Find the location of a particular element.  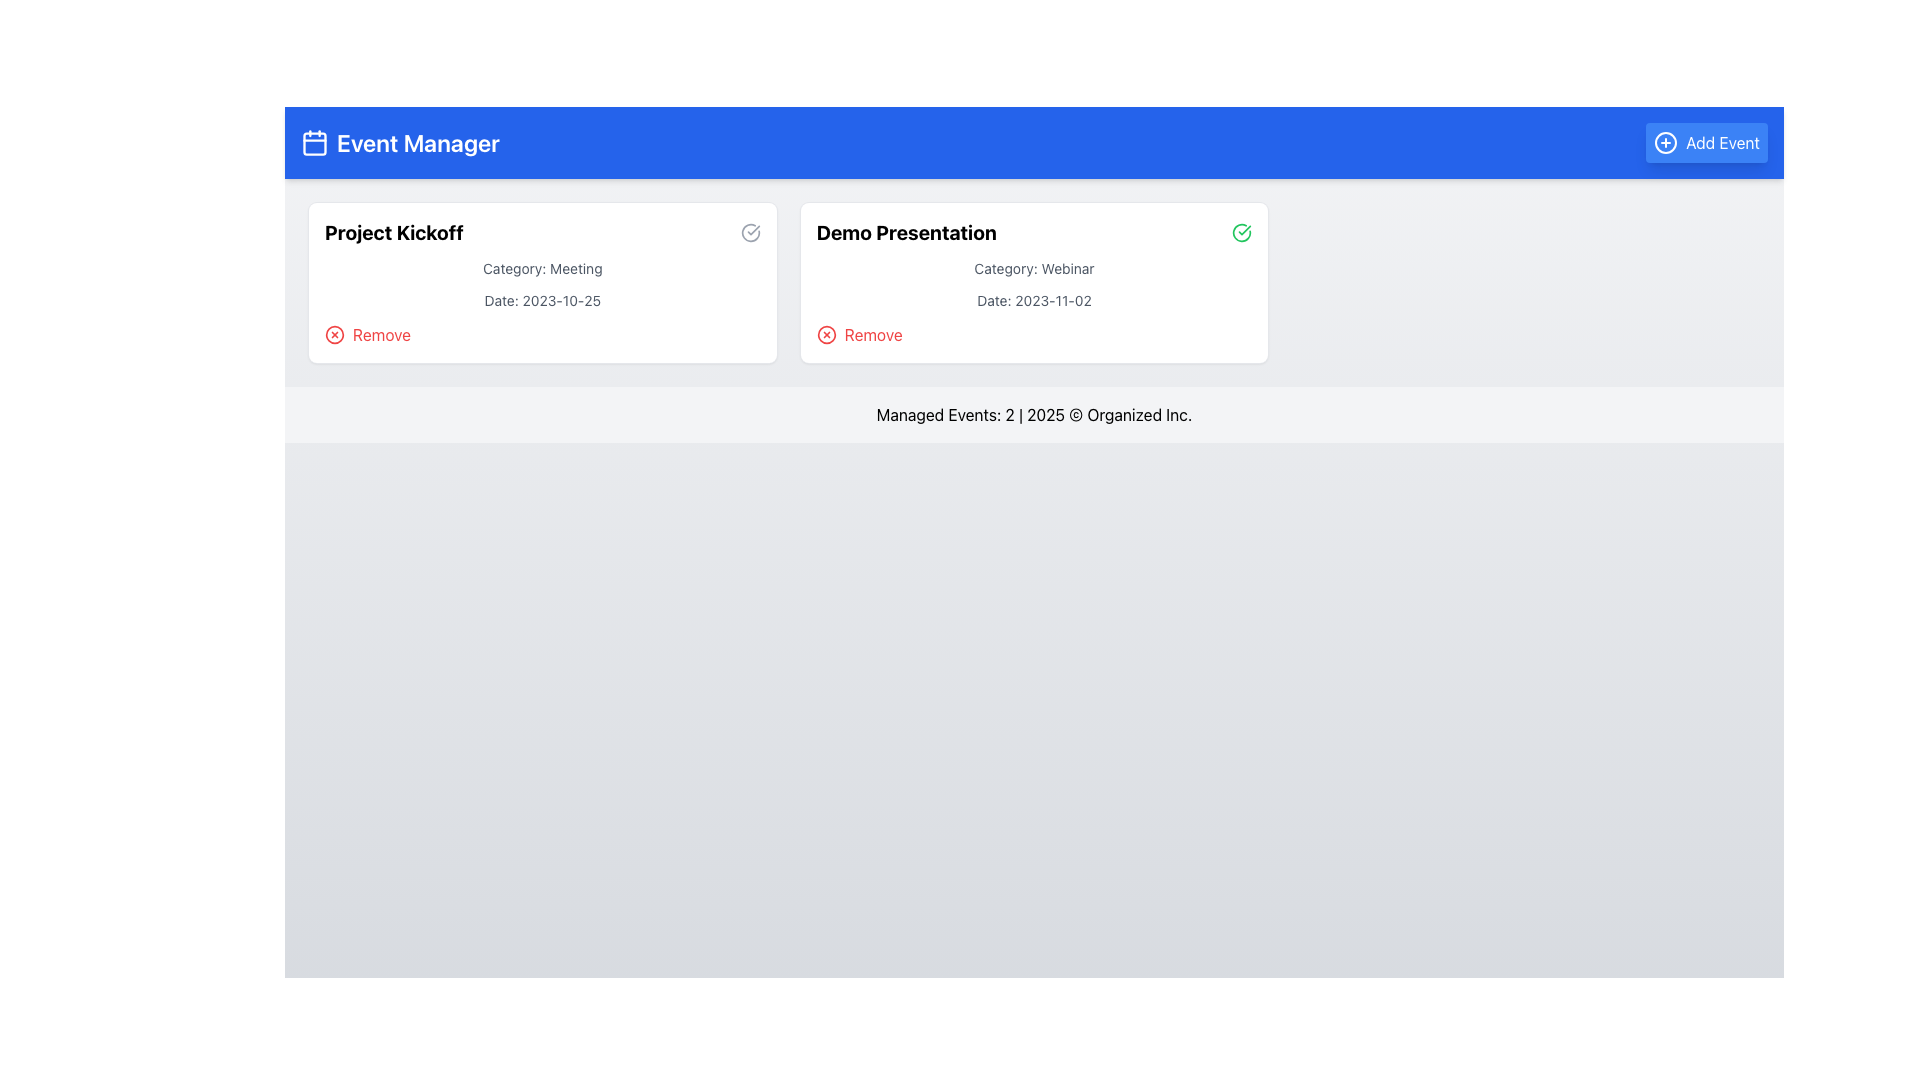

the SVG Circle element that is part of the 'Add Event' button in the top-right corner of the UI is located at coordinates (1666, 141).